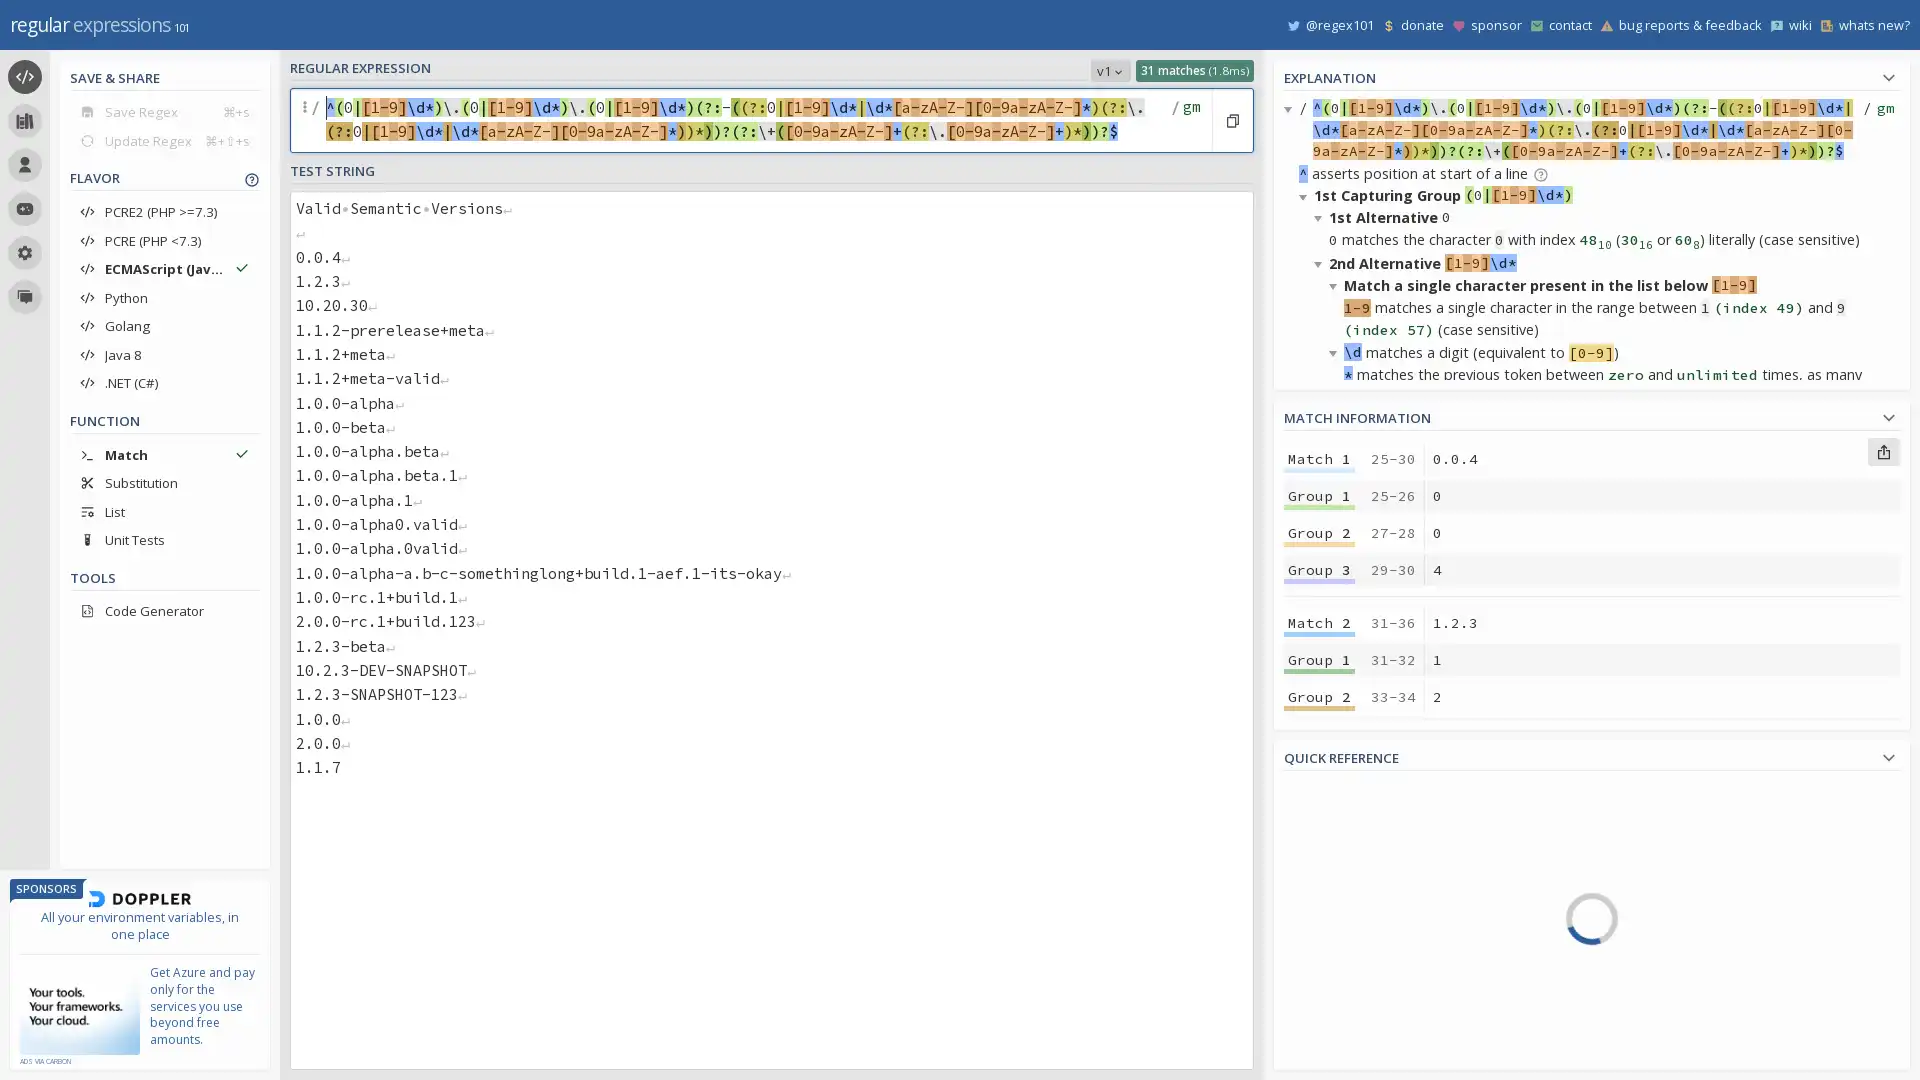 The image size is (1920, 1080). What do you see at coordinates (1319, 824) in the screenshot?
I see `Group 1` at bounding box center [1319, 824].